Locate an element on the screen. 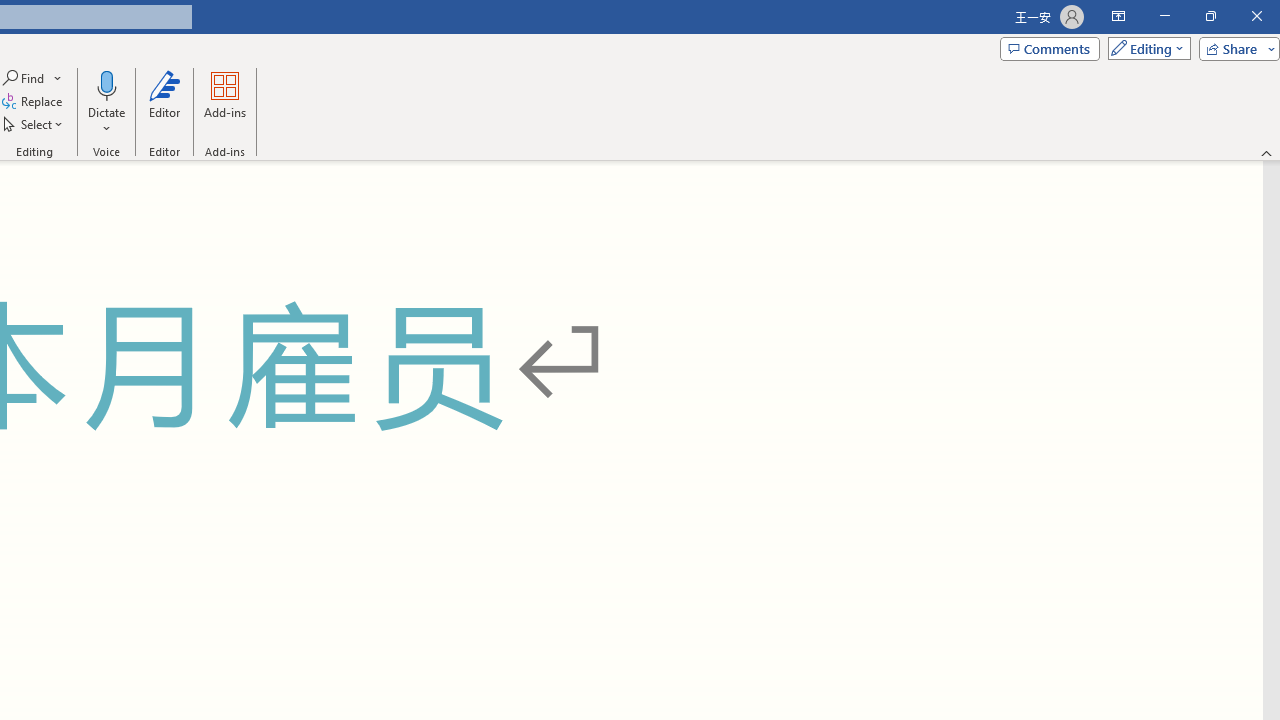 The image size is (1280, 720). 'Editing' is located at coordinates (1144, 47).